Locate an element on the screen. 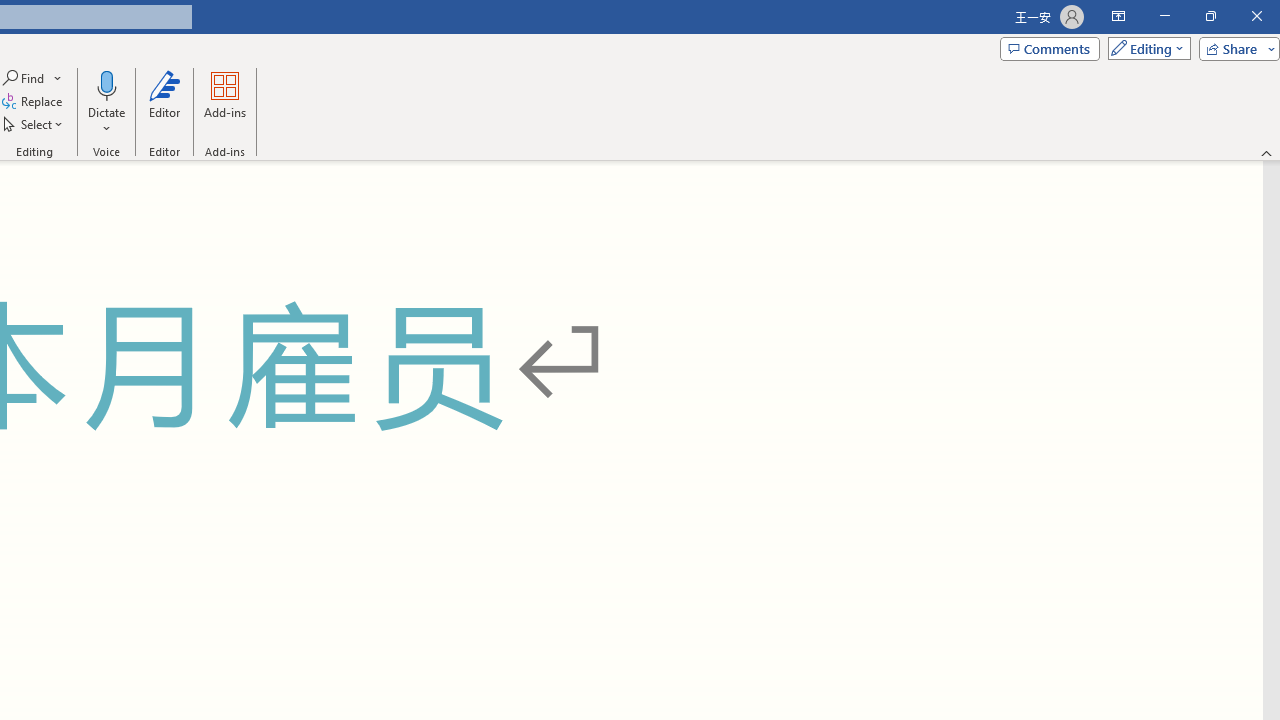 The image size is (1280, 720). 'Editing' is located at coordinates (1144, 47).